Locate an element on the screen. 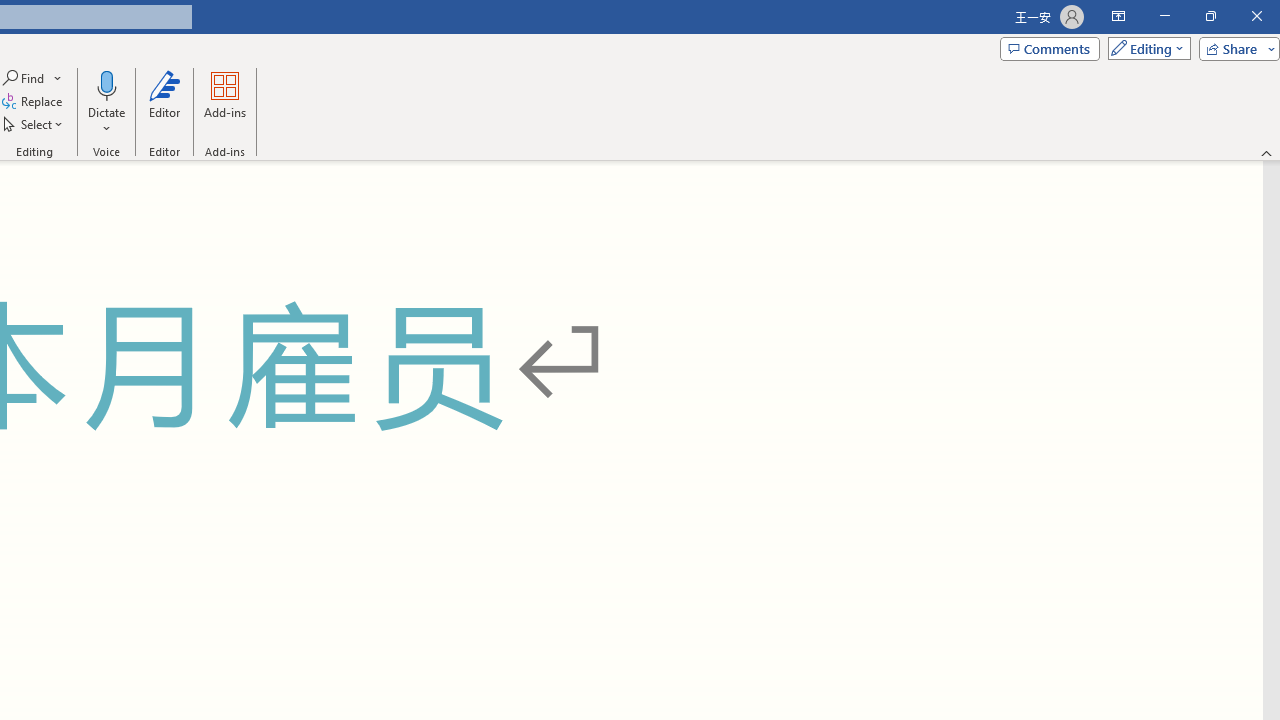 The image size is (1280, 720). 'Editing' is located at coordinates (1144, 47).